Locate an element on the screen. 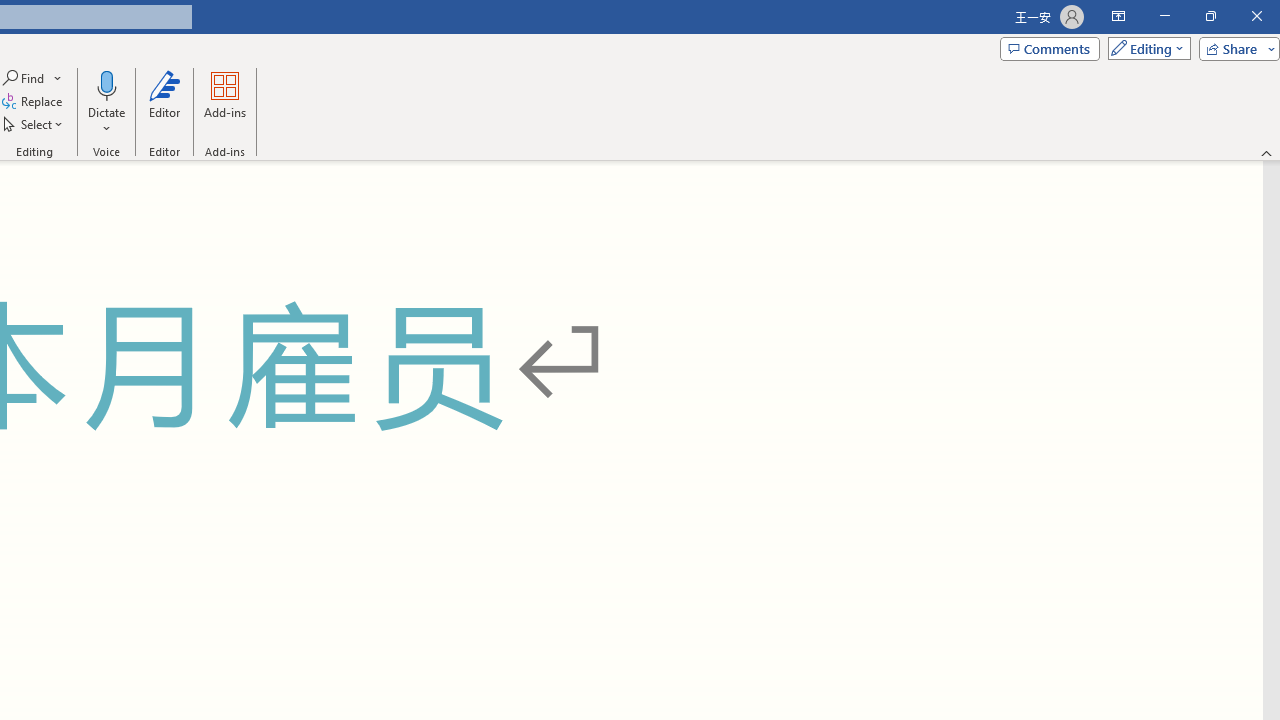 The image size is (1280, 720). 'Editing' is located at coordinates (1144, 47).